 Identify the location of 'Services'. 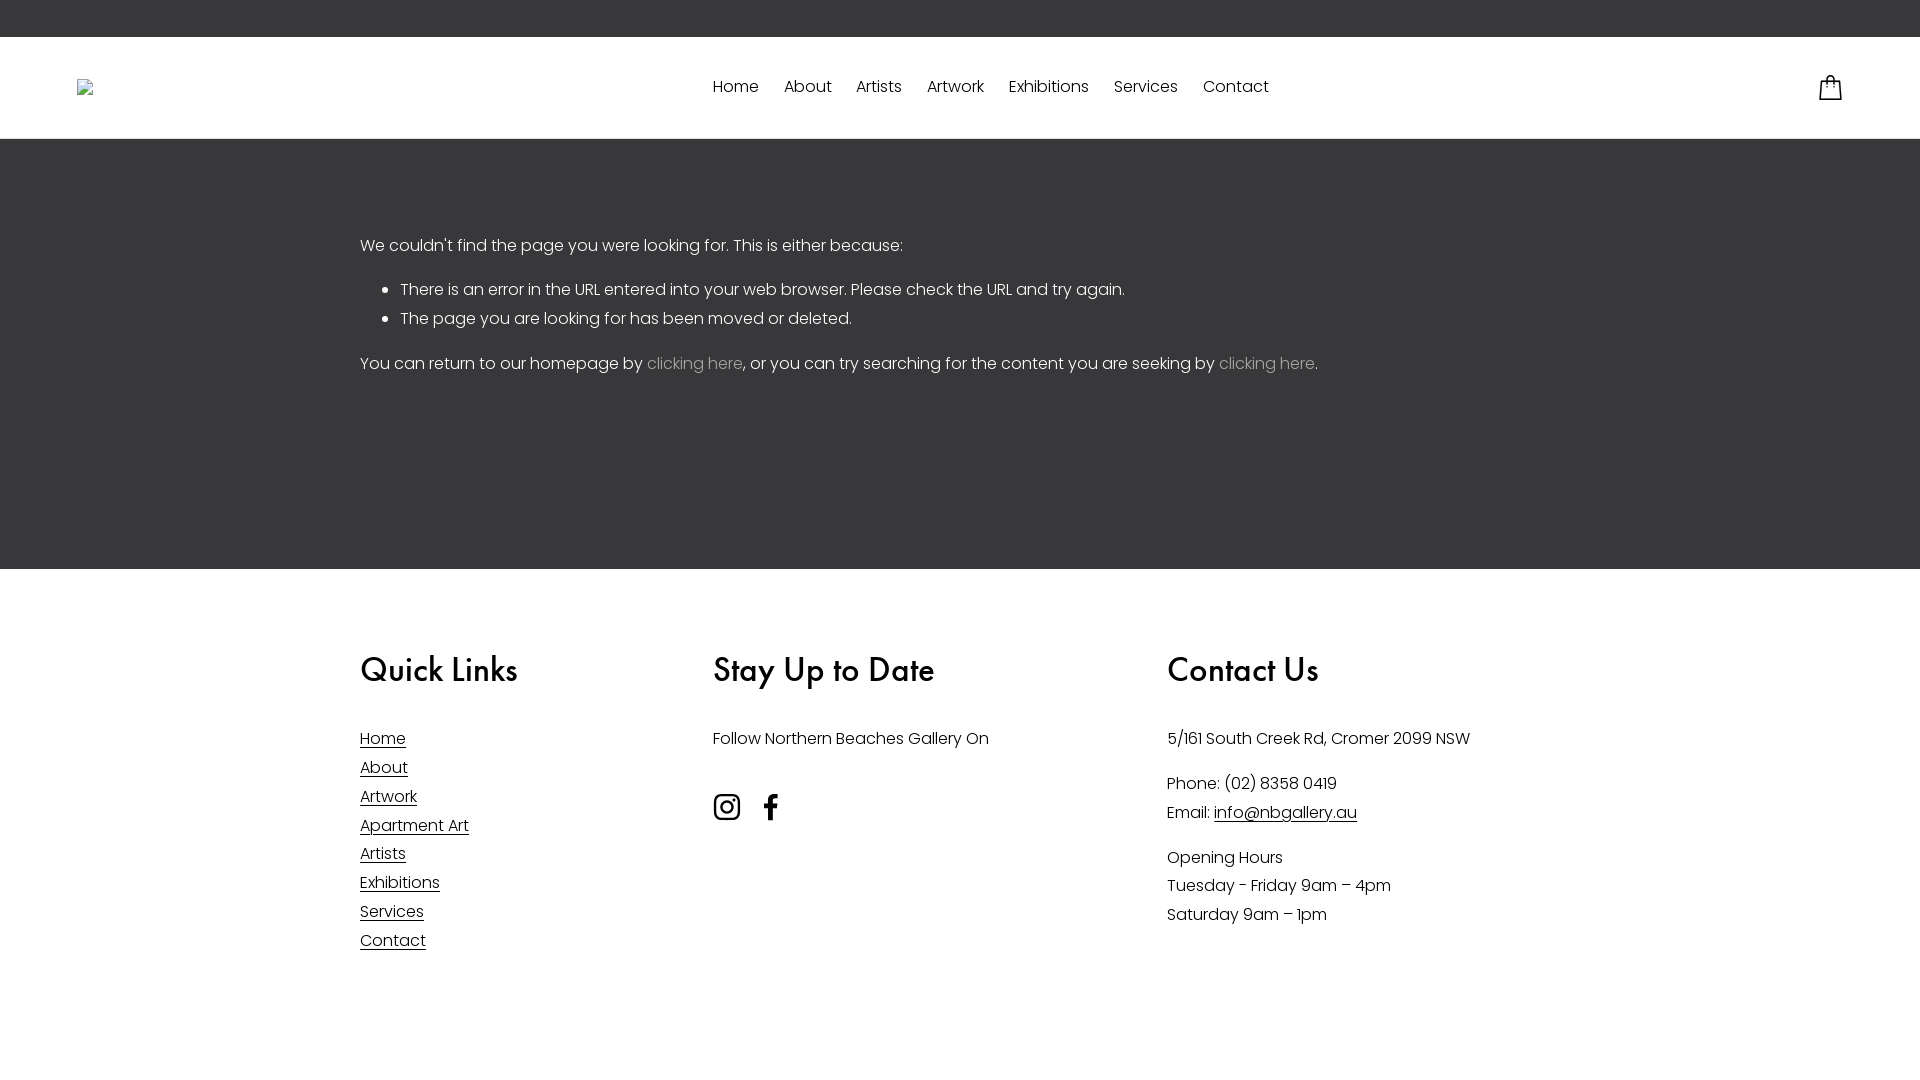
(1112, 86).